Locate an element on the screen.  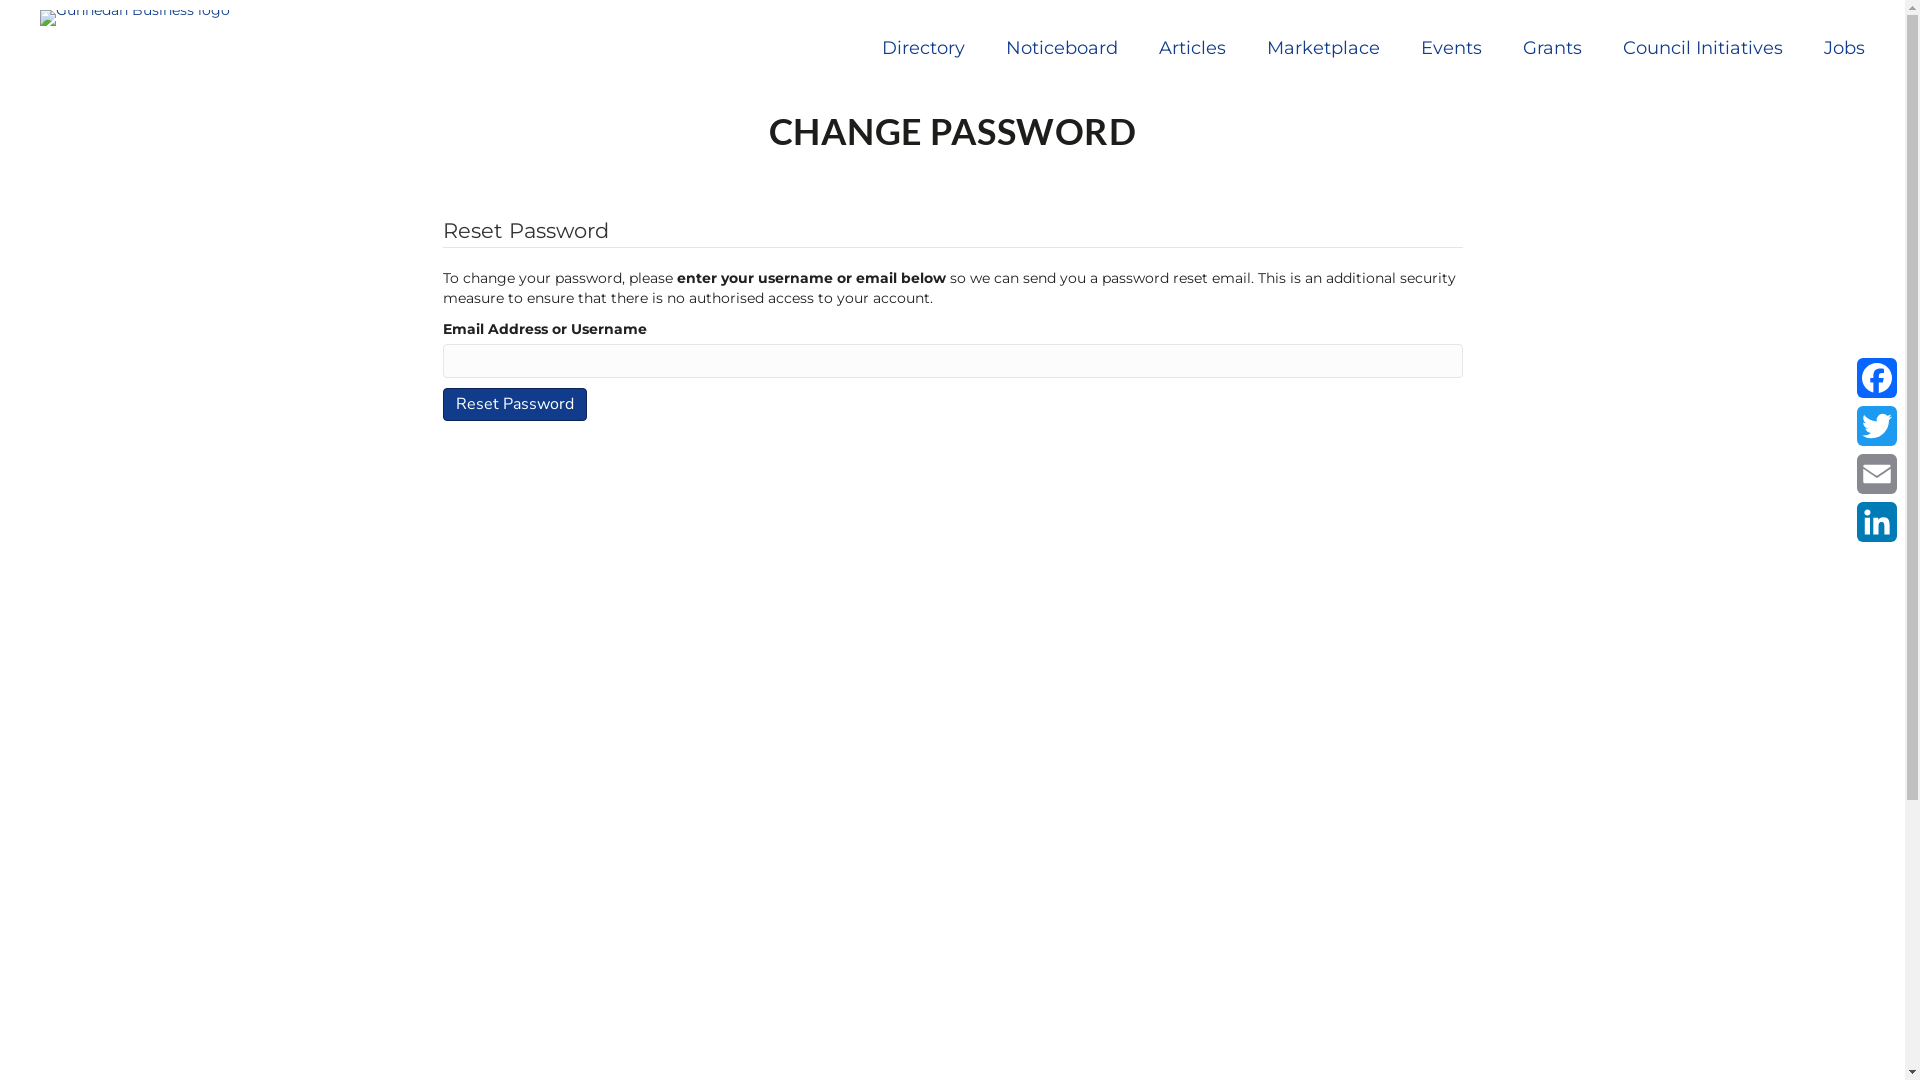
'Articles' is located at coordinates (1192, 46).